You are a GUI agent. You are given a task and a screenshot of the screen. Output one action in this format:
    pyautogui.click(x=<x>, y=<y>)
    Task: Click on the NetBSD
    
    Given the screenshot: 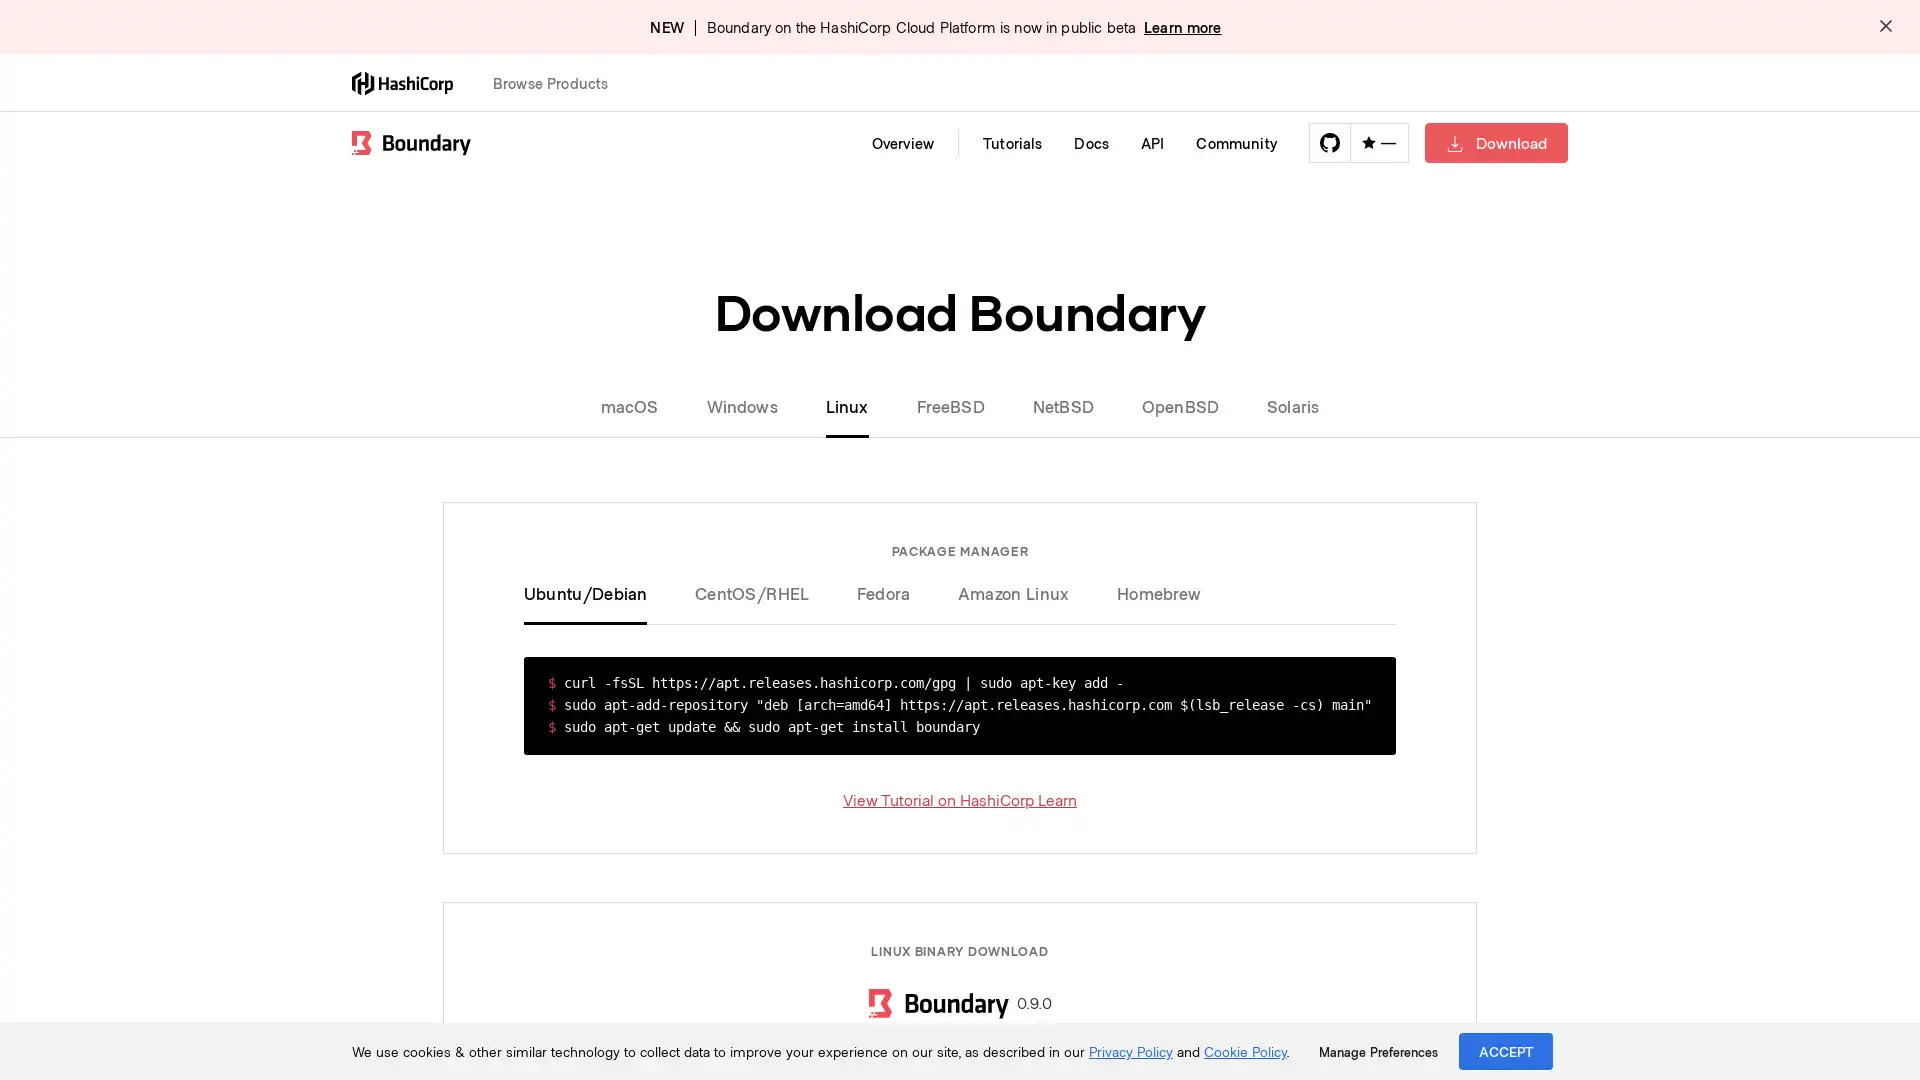 What is the action you would take?
    pyautogui.click(x=1061, y=405)
    